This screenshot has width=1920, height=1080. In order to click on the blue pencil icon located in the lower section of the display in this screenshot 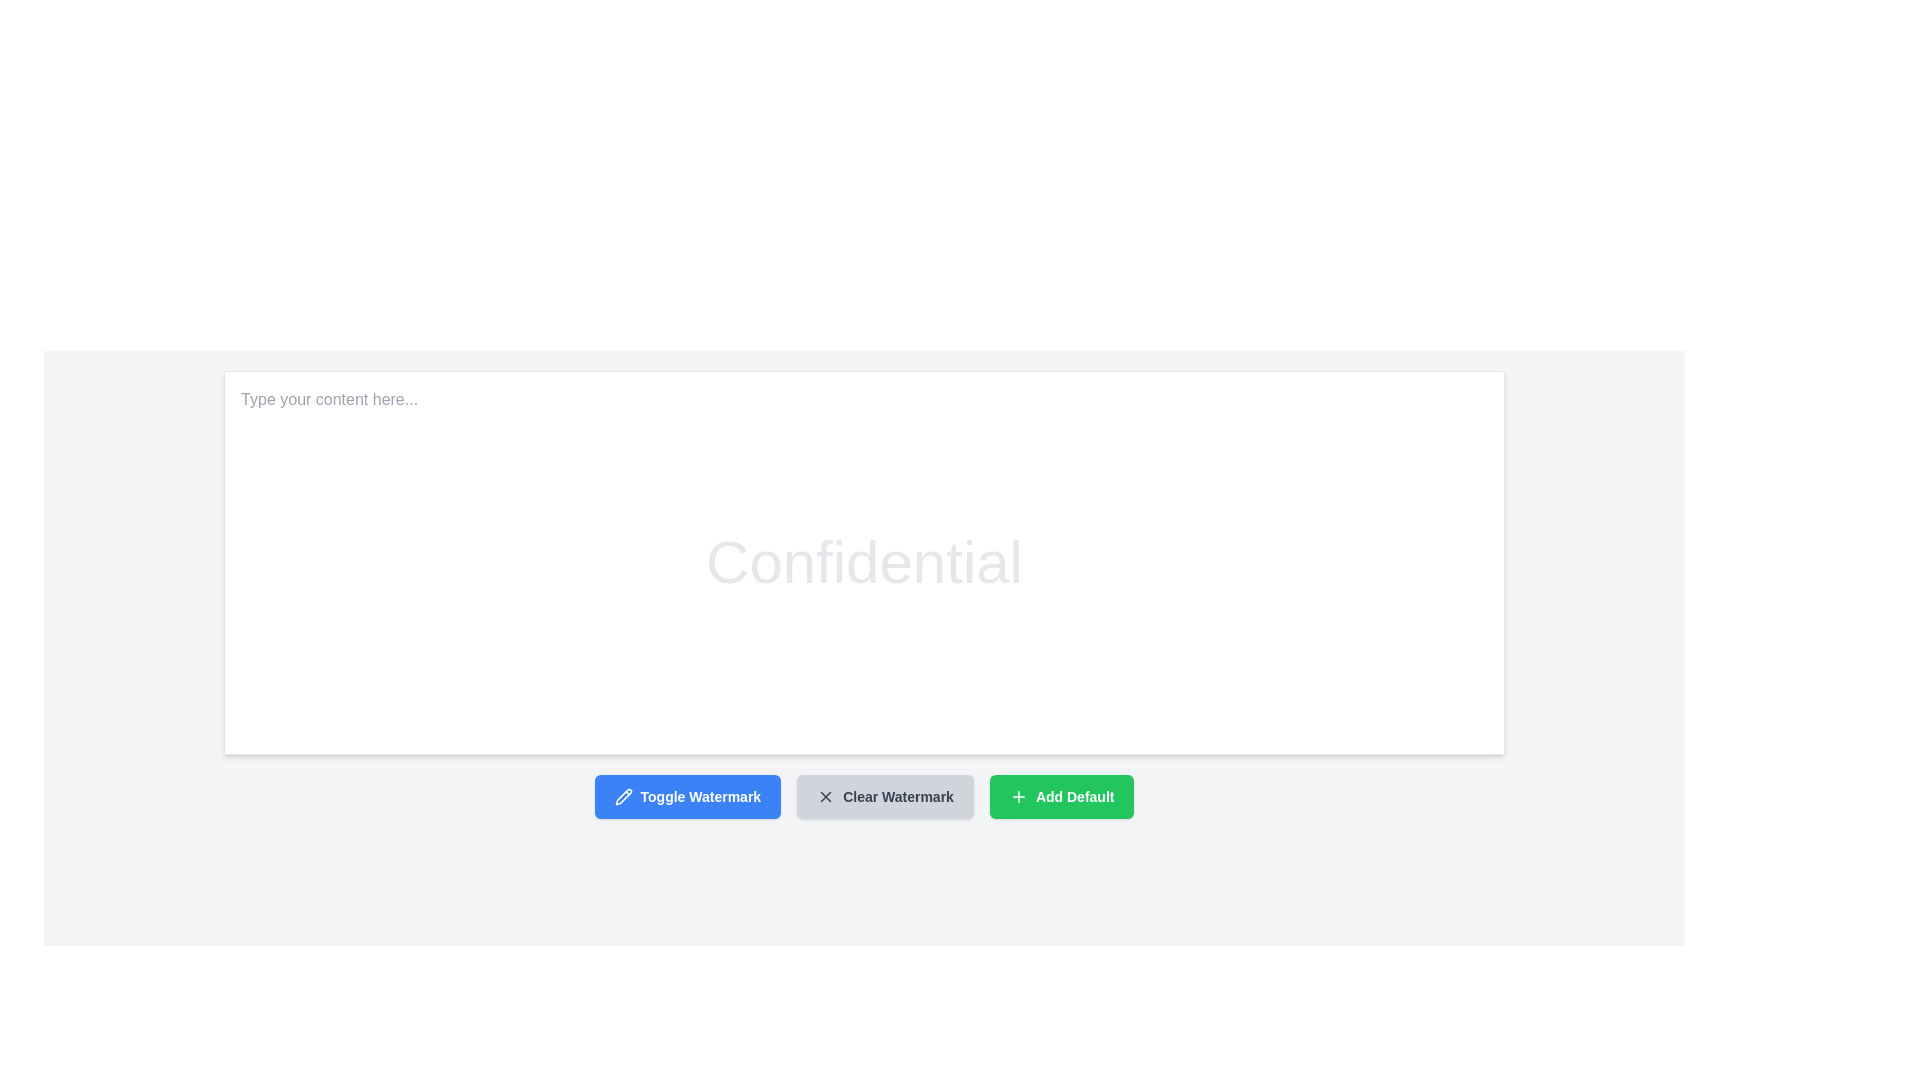, I will do `click(622, 796)`.